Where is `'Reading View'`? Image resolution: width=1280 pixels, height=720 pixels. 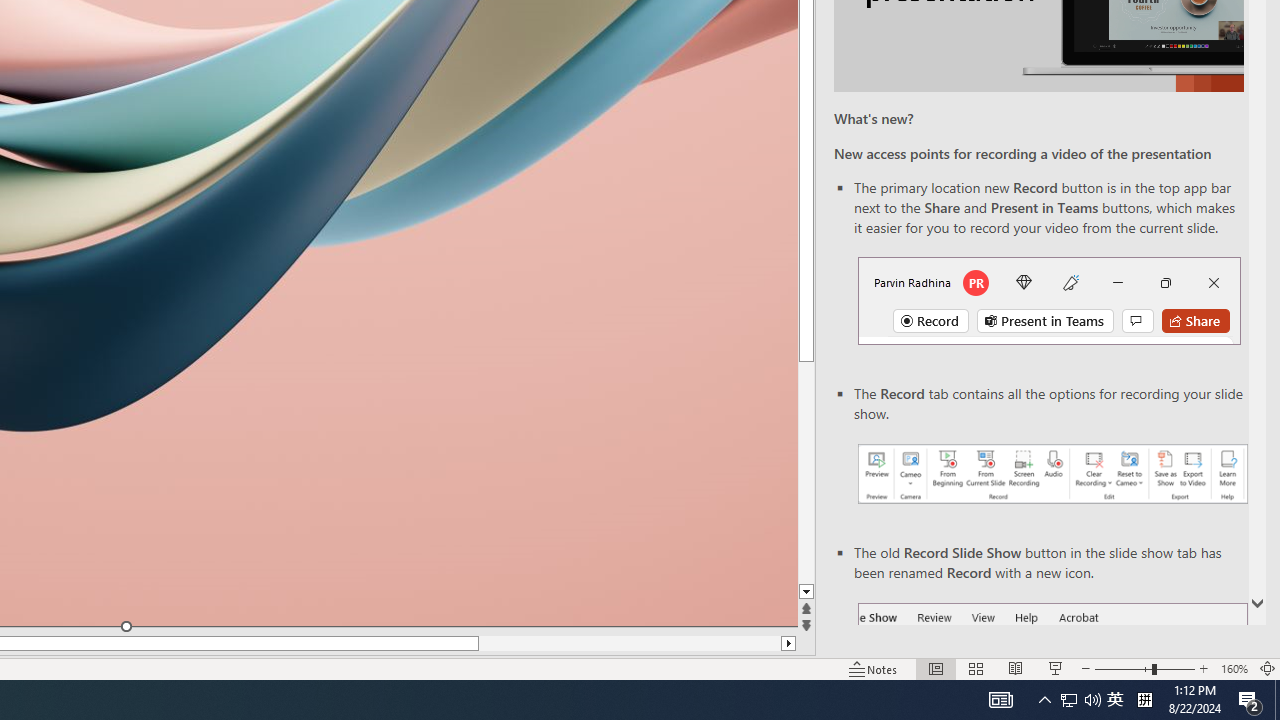 'Reading View' is located at coordinates (1015, 669).